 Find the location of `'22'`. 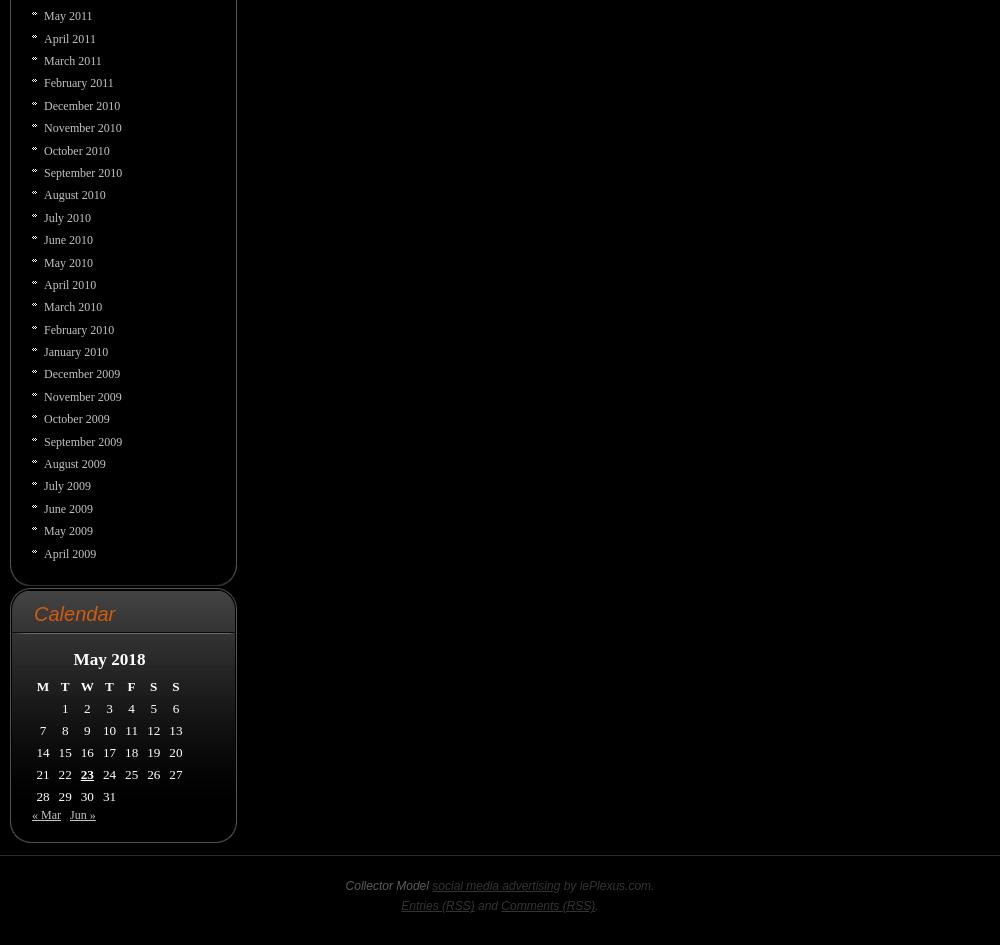

'22' is located at coordinates (58, 772).